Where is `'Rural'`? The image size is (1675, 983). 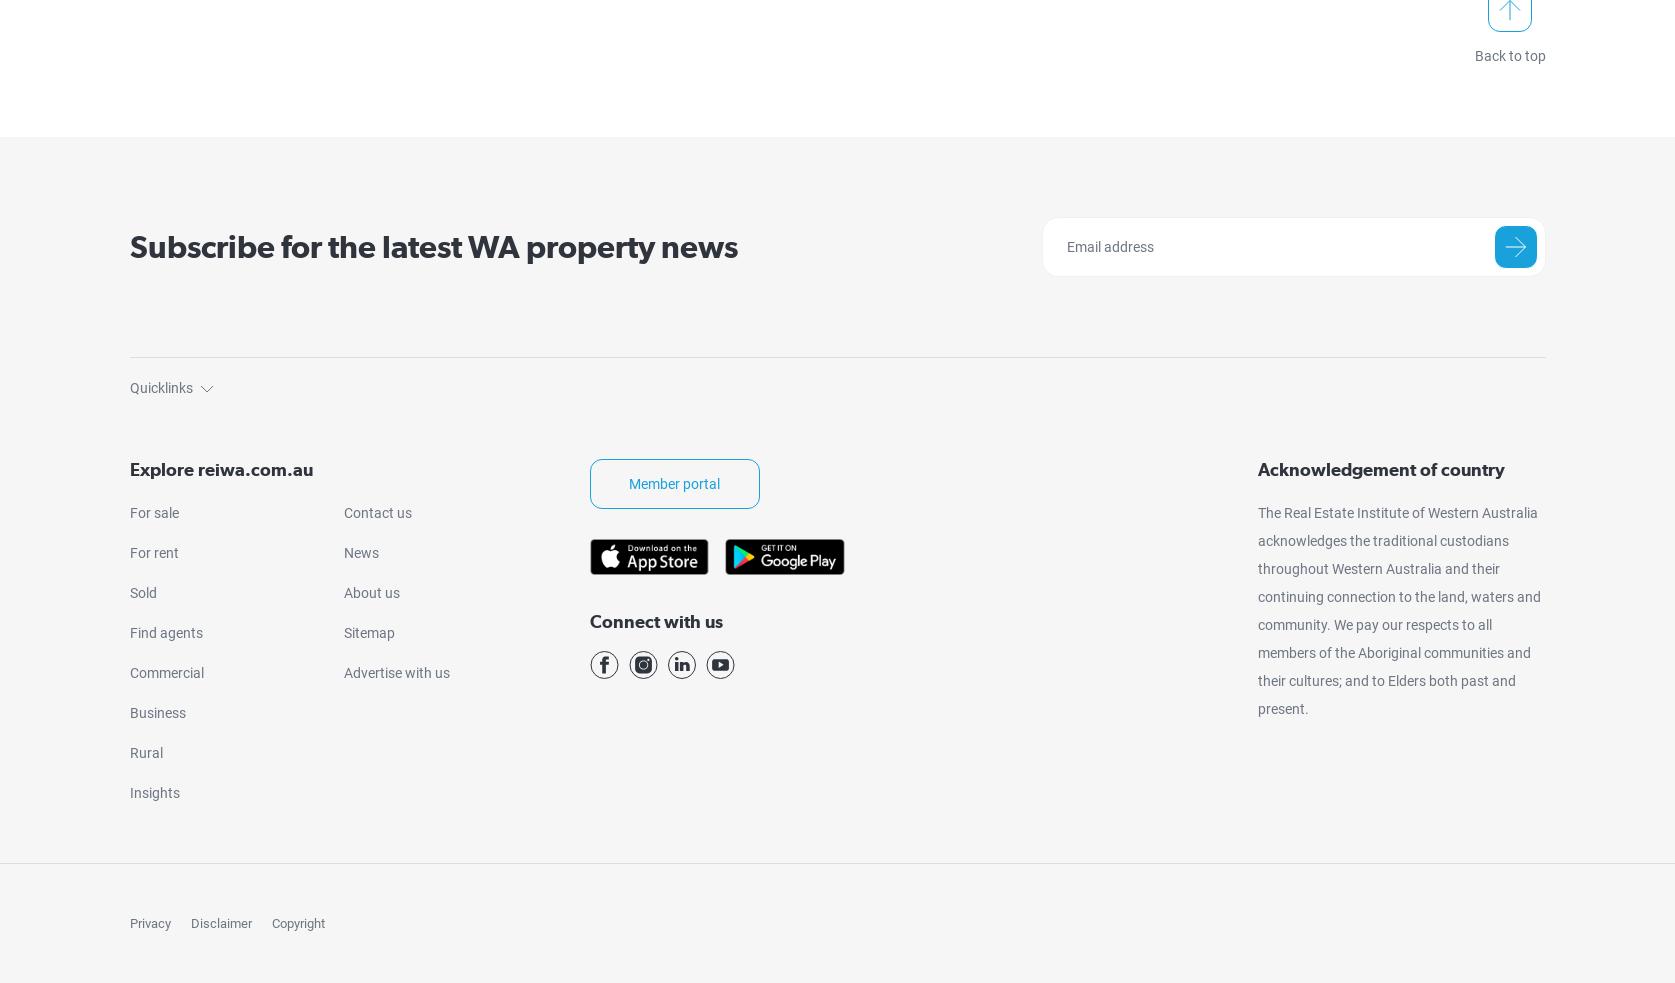
'Rural' is located at coordinates (128, 750).